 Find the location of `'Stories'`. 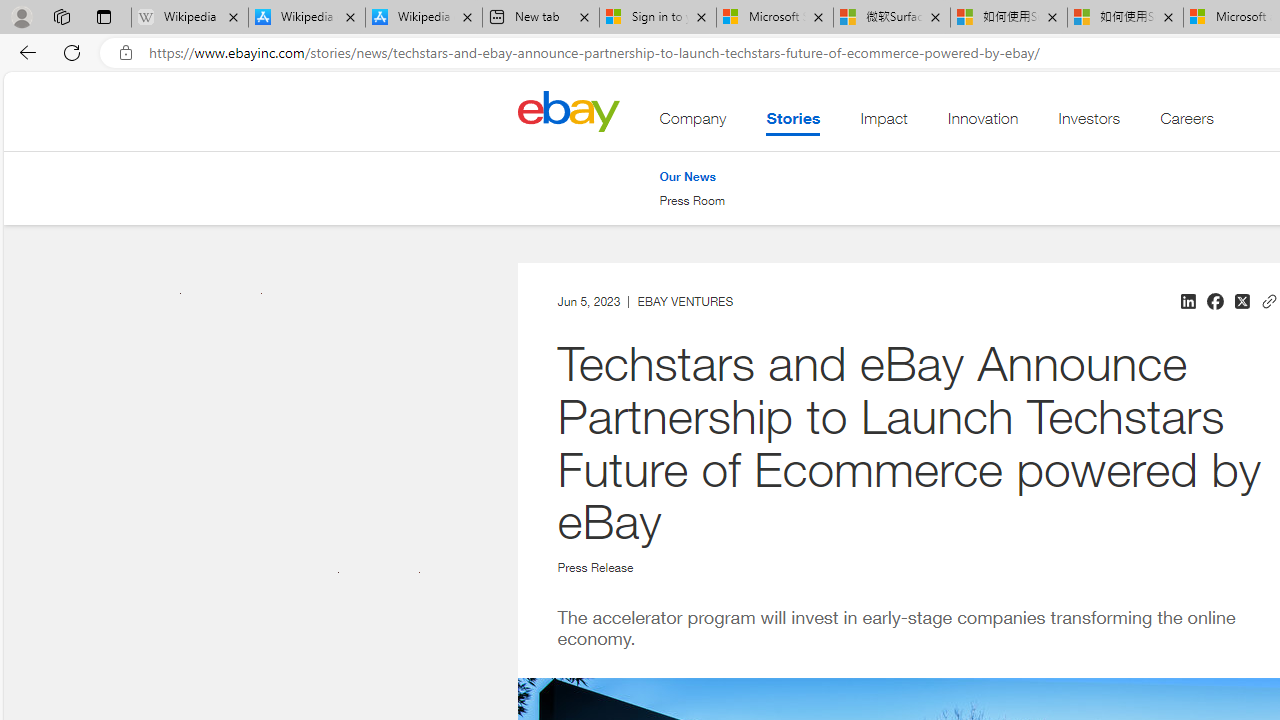

'Stories' is located at coordinates (791, 123).